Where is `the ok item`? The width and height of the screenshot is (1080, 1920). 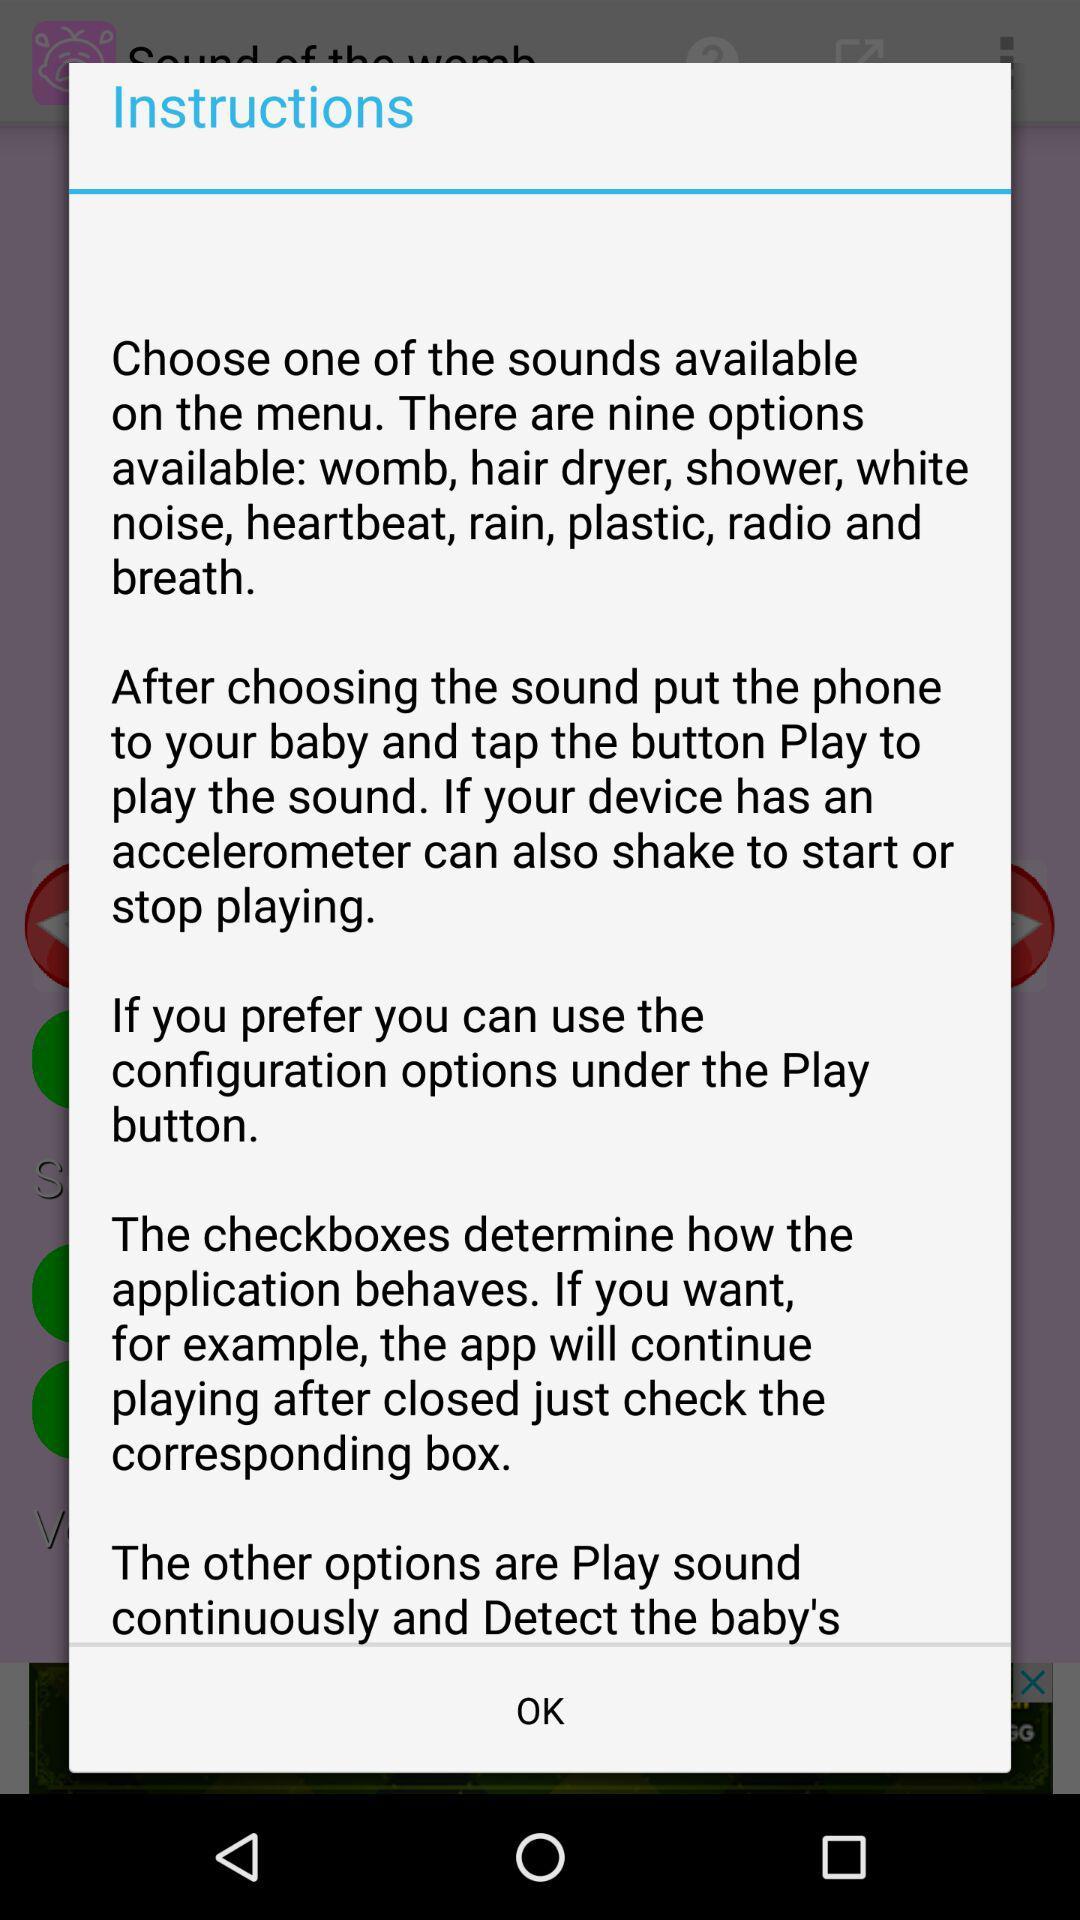 the ok item is located at coordinates (540, 1708).